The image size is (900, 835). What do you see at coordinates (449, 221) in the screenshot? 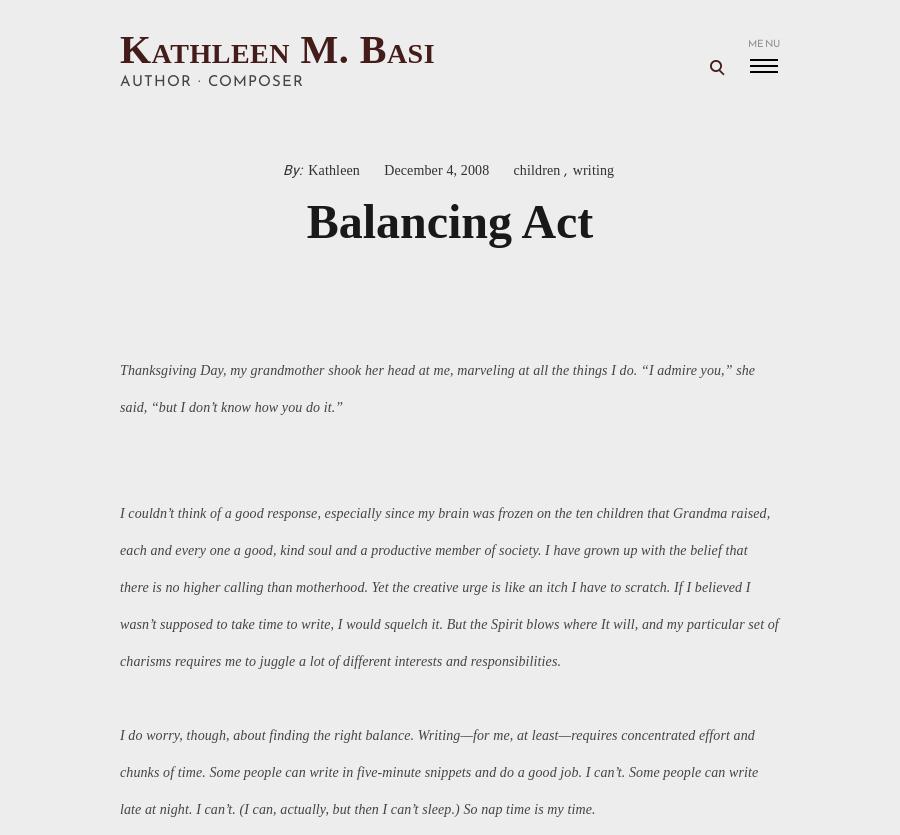
I see `'Balancing Act'` at bounding box center [449, 221].